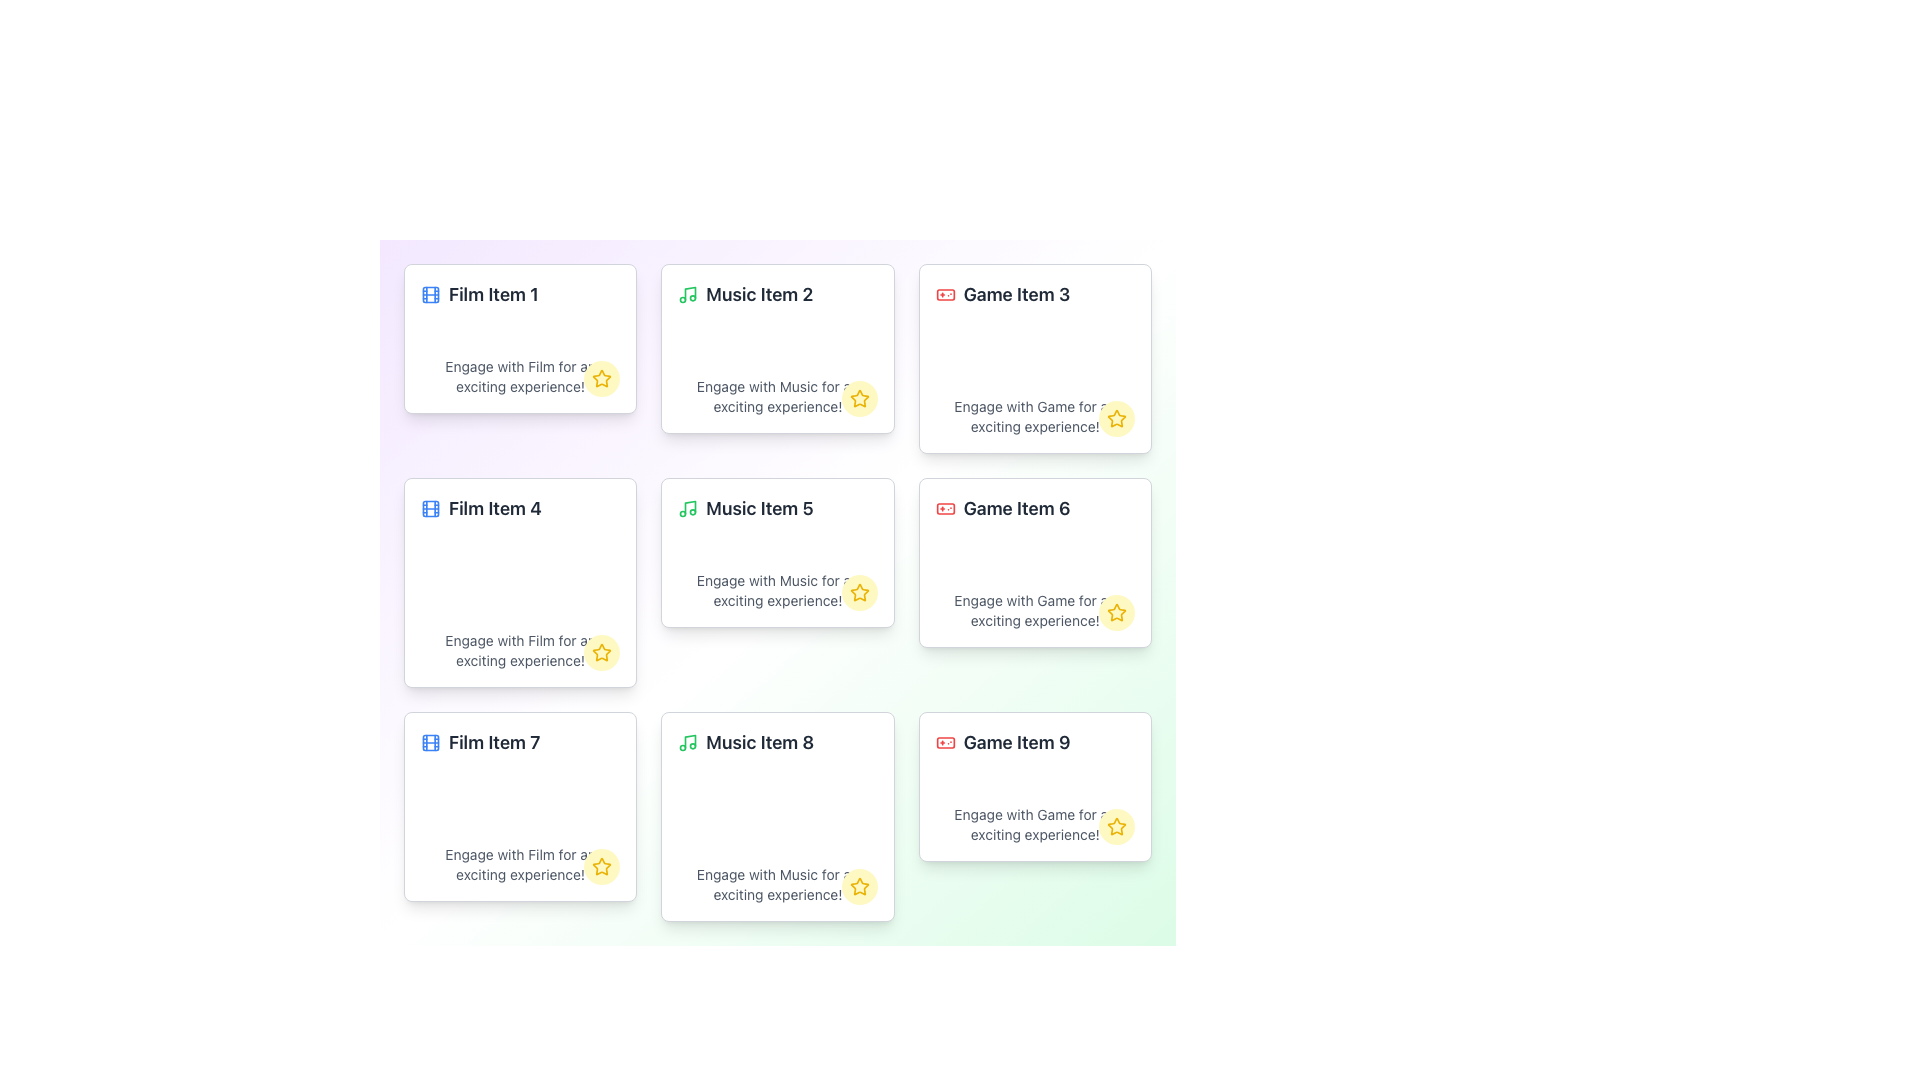 This screenshot has width=1920, height=1080. Describe the element at coordinates (520, 863) in the screenshot. I see `the text label displaying 'Engage with Film for an exciting experience!' located beneath the header 'Film Item 7'` at that location.